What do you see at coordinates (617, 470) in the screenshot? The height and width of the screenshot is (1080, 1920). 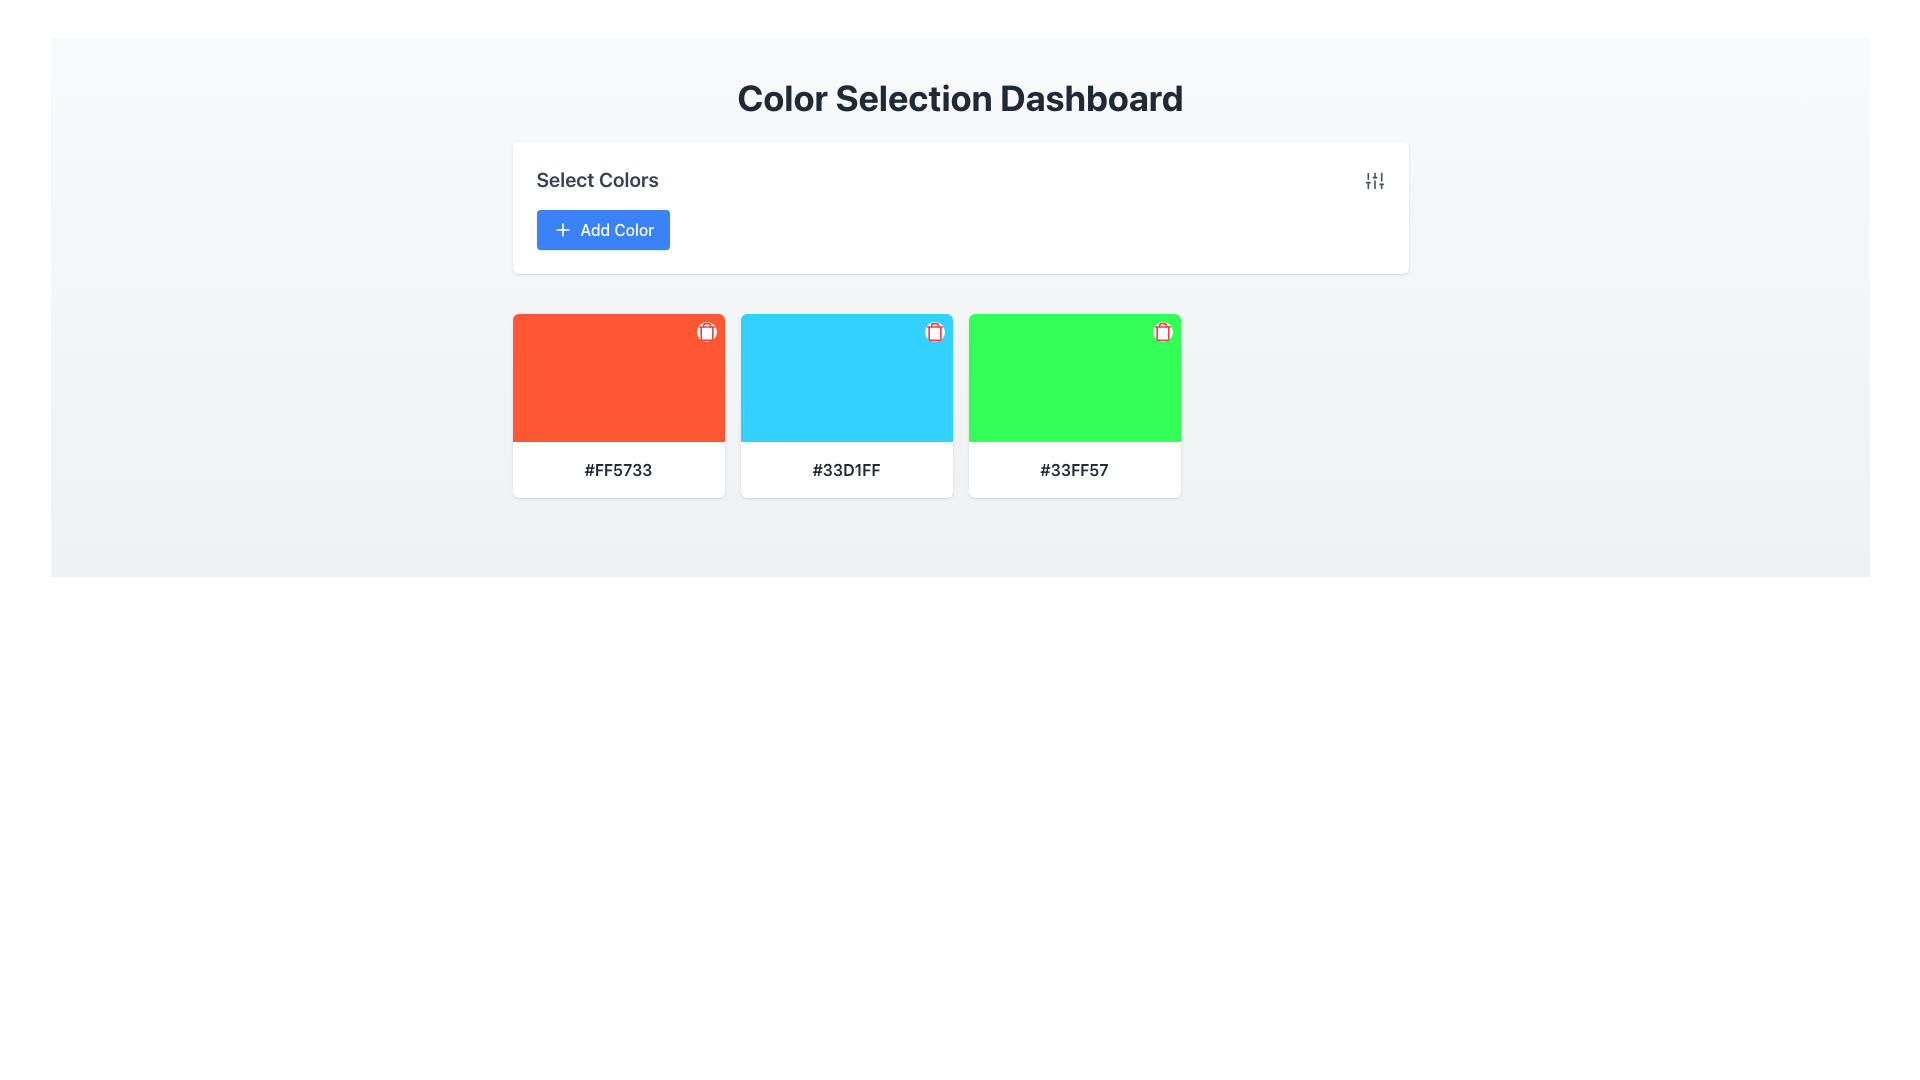 I see `the static text displaying the hexadecimal color code '#FF5733', which is located underneath a red-colored square in a row of three similar squares` at bounding box center [617, 470].